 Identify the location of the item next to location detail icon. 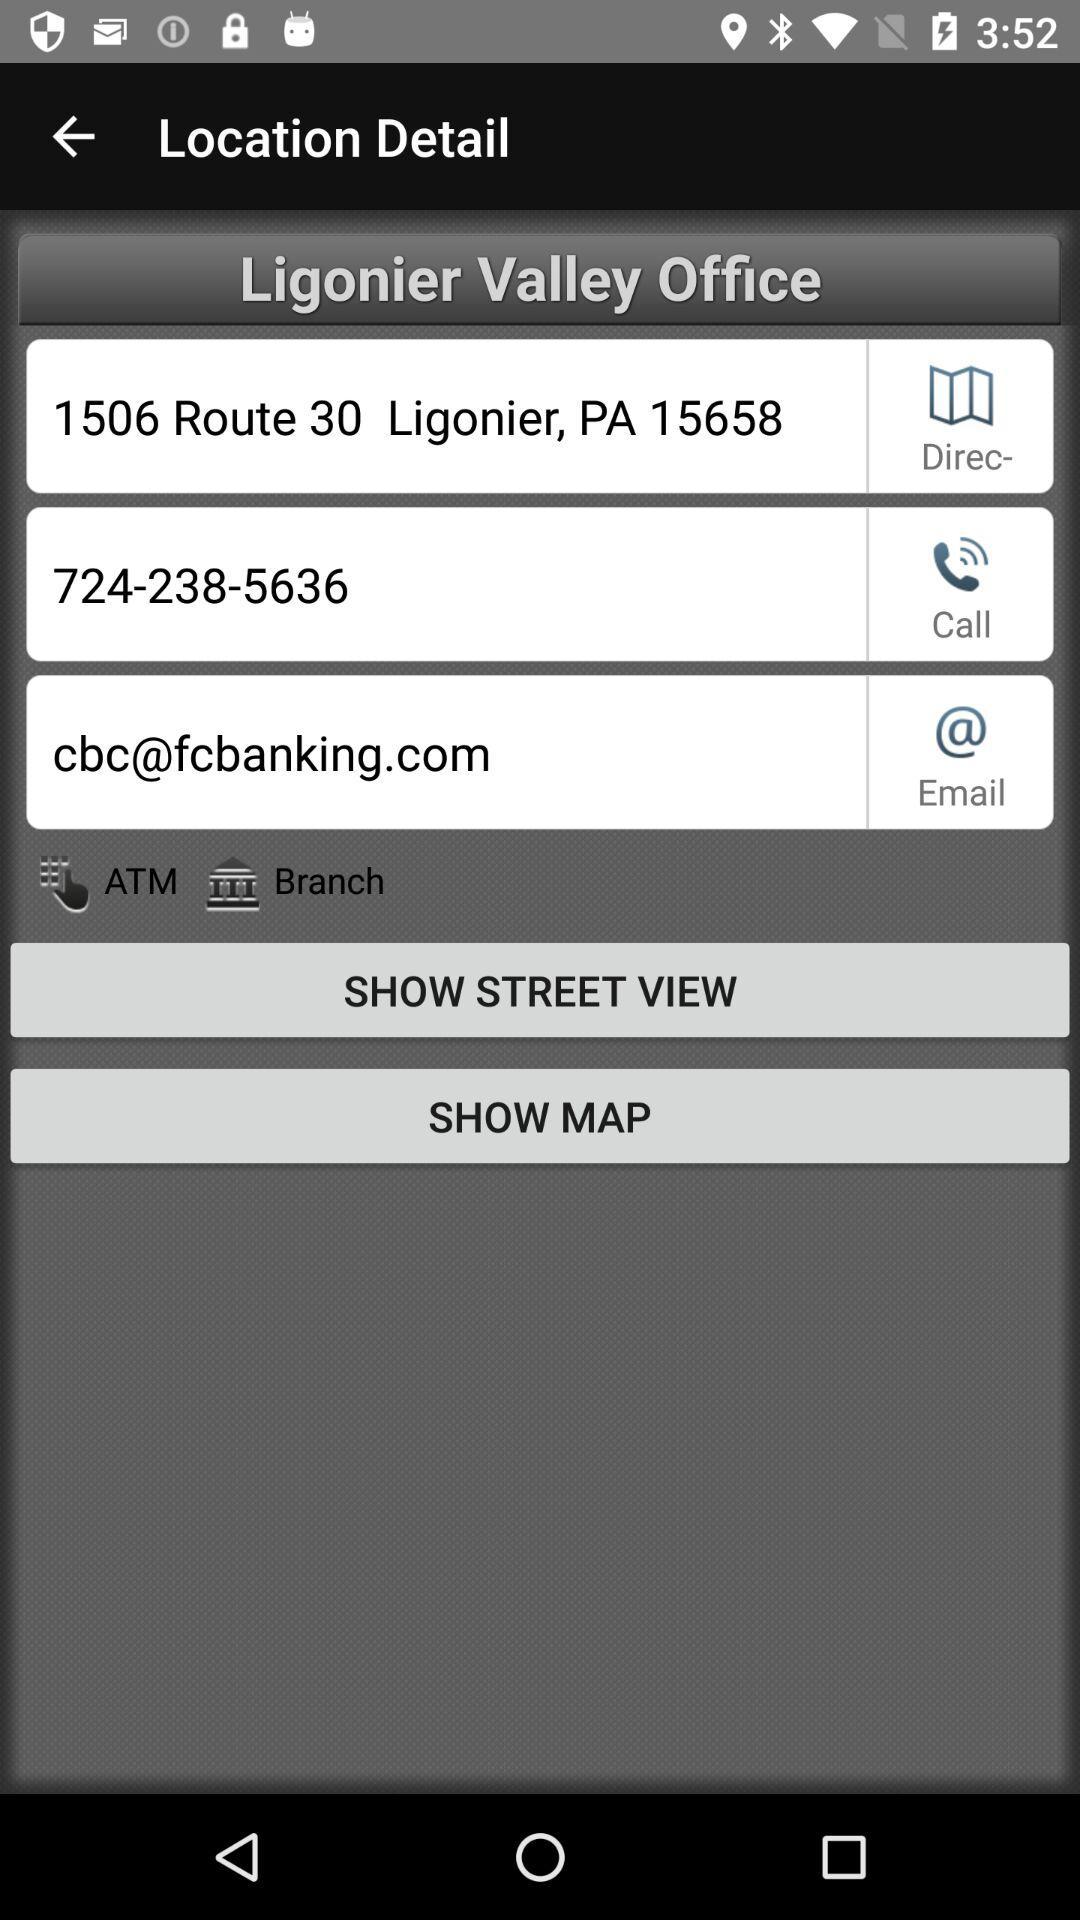
(72, 135).